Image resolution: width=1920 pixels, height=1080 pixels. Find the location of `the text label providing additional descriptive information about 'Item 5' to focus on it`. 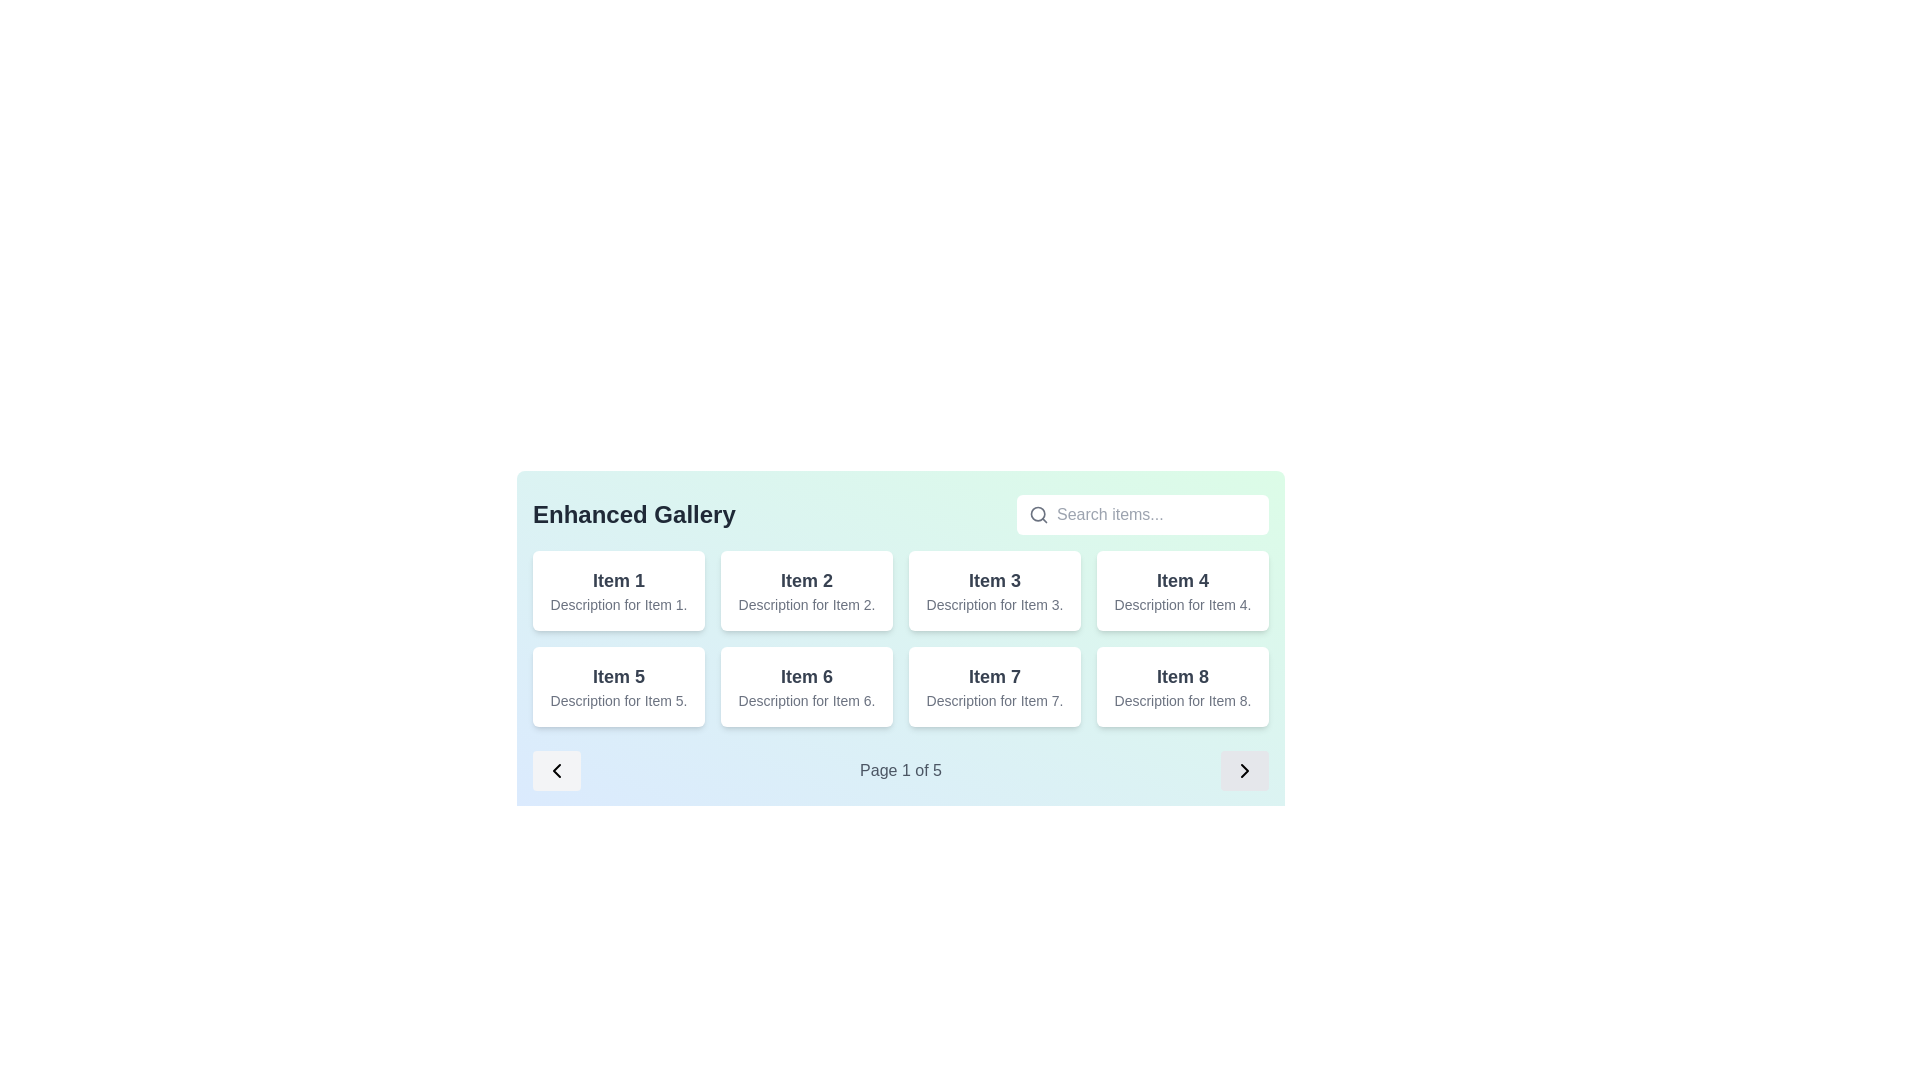

the text label providing additional descriptive information about 'Item 5' to focus on it is located at coordinates (618, 700).